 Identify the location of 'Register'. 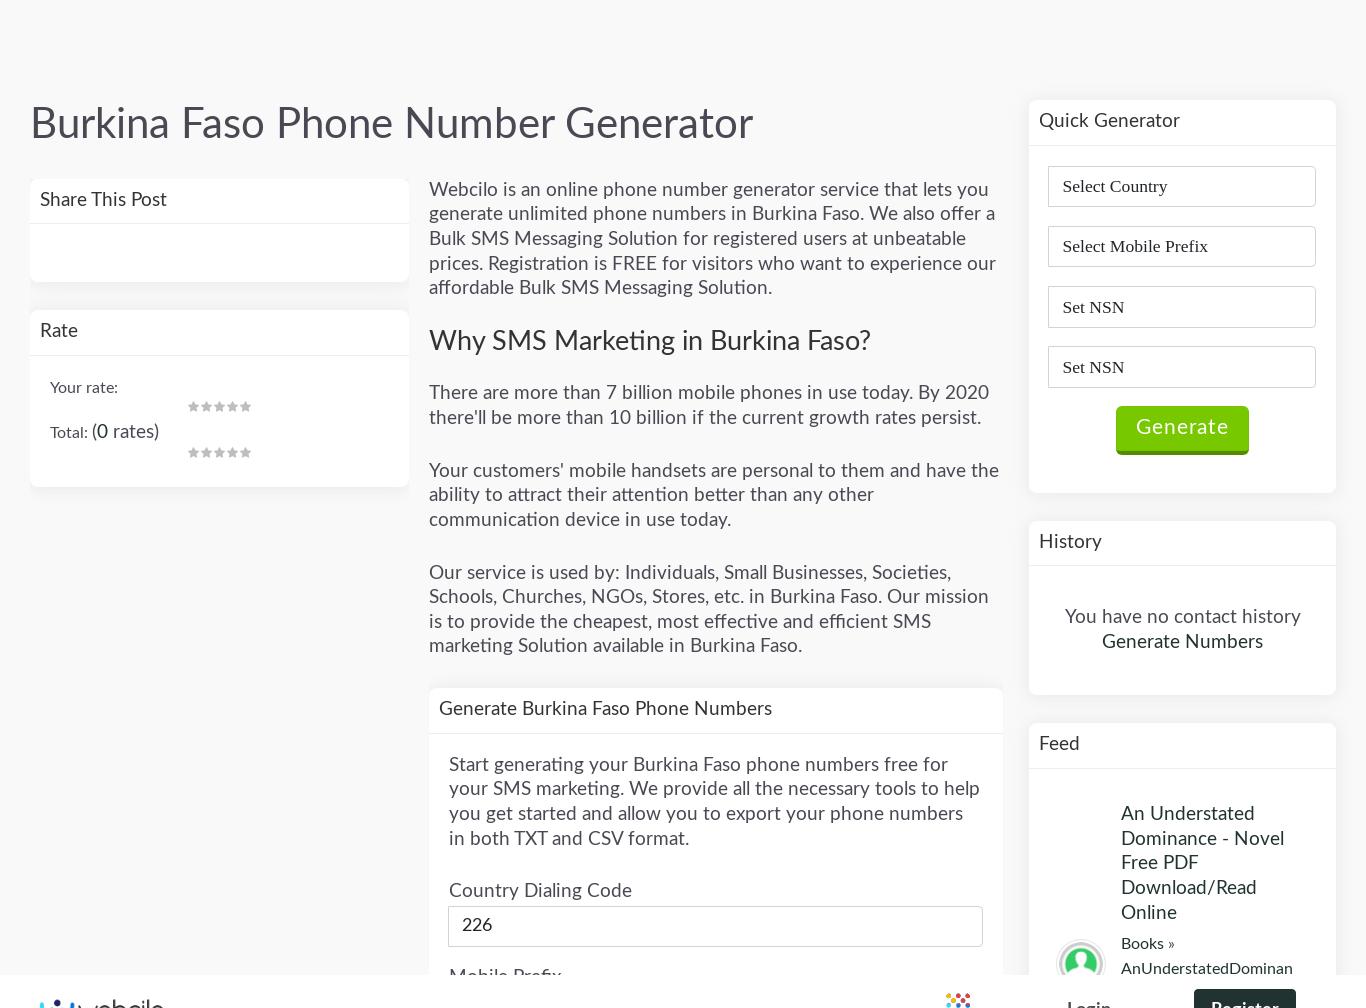
(1244, 33).